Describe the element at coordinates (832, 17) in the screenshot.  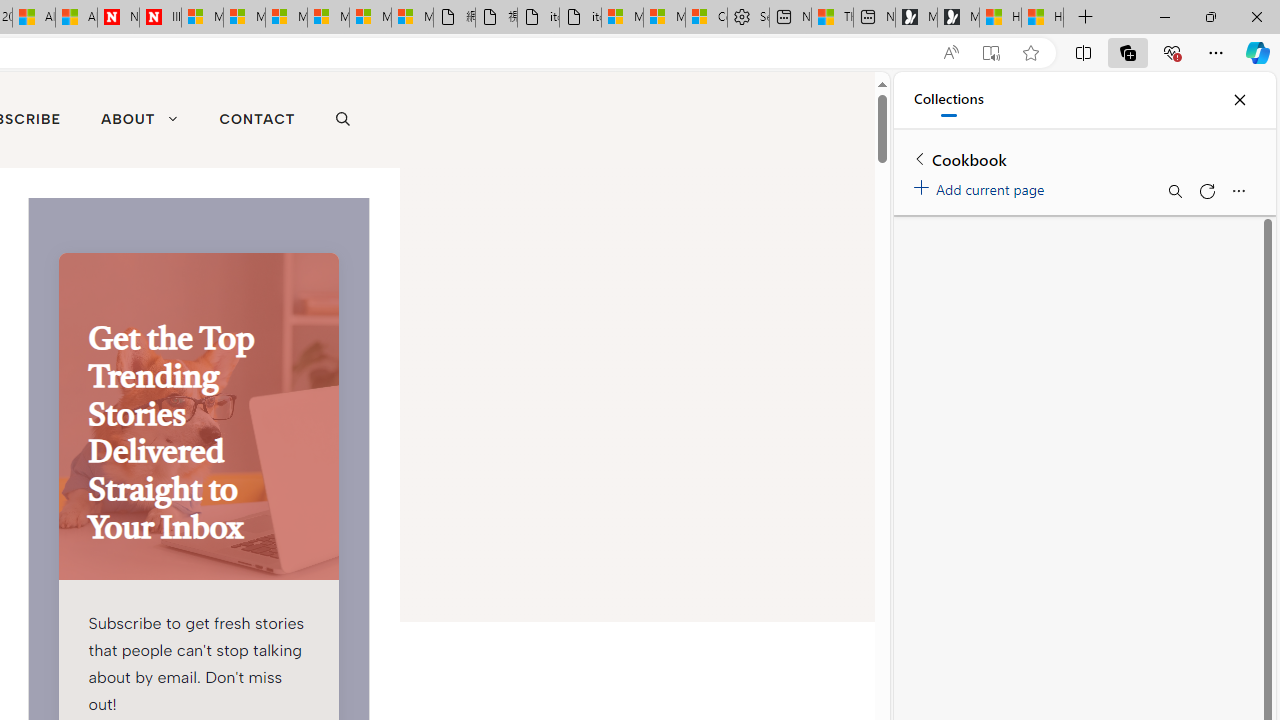
I see `'Three Ways To Stop Sweating So Much'` at that location.